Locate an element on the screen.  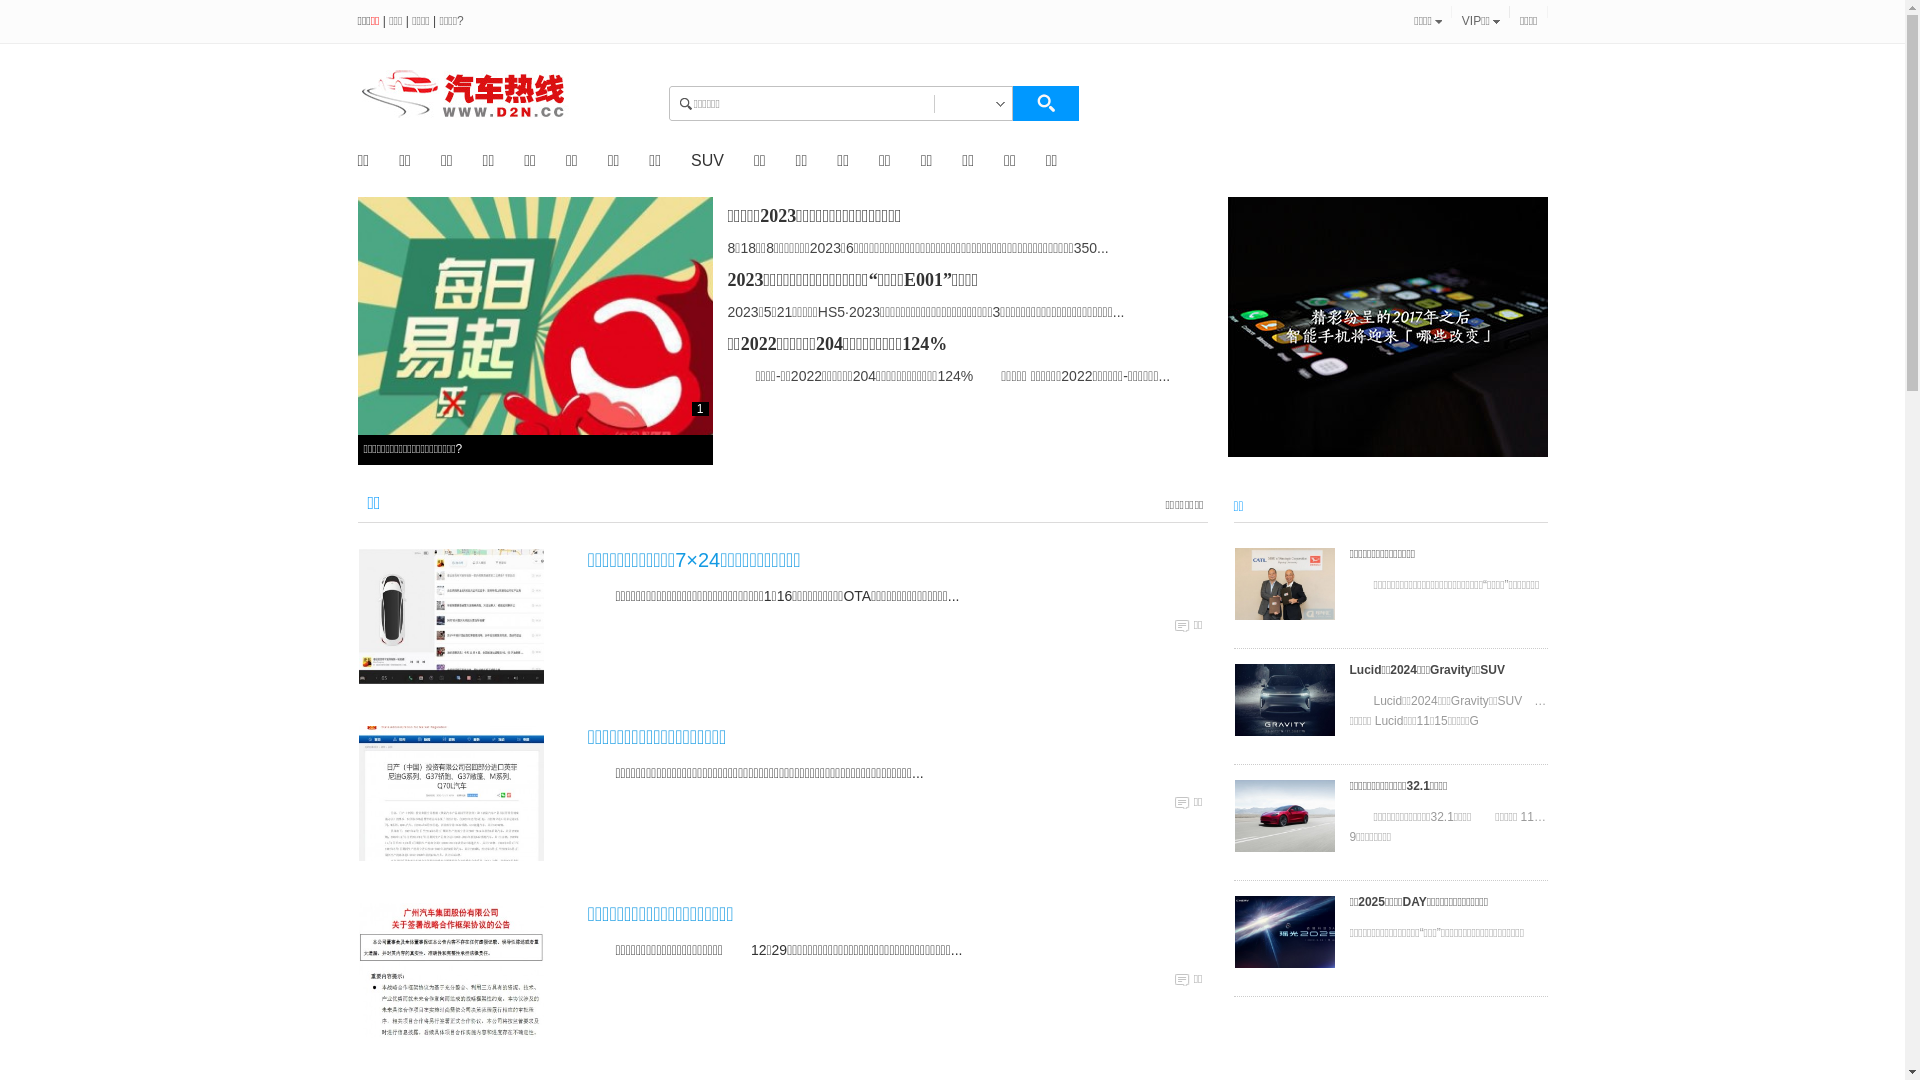
'SUV' is located at coordinates (707, 159).